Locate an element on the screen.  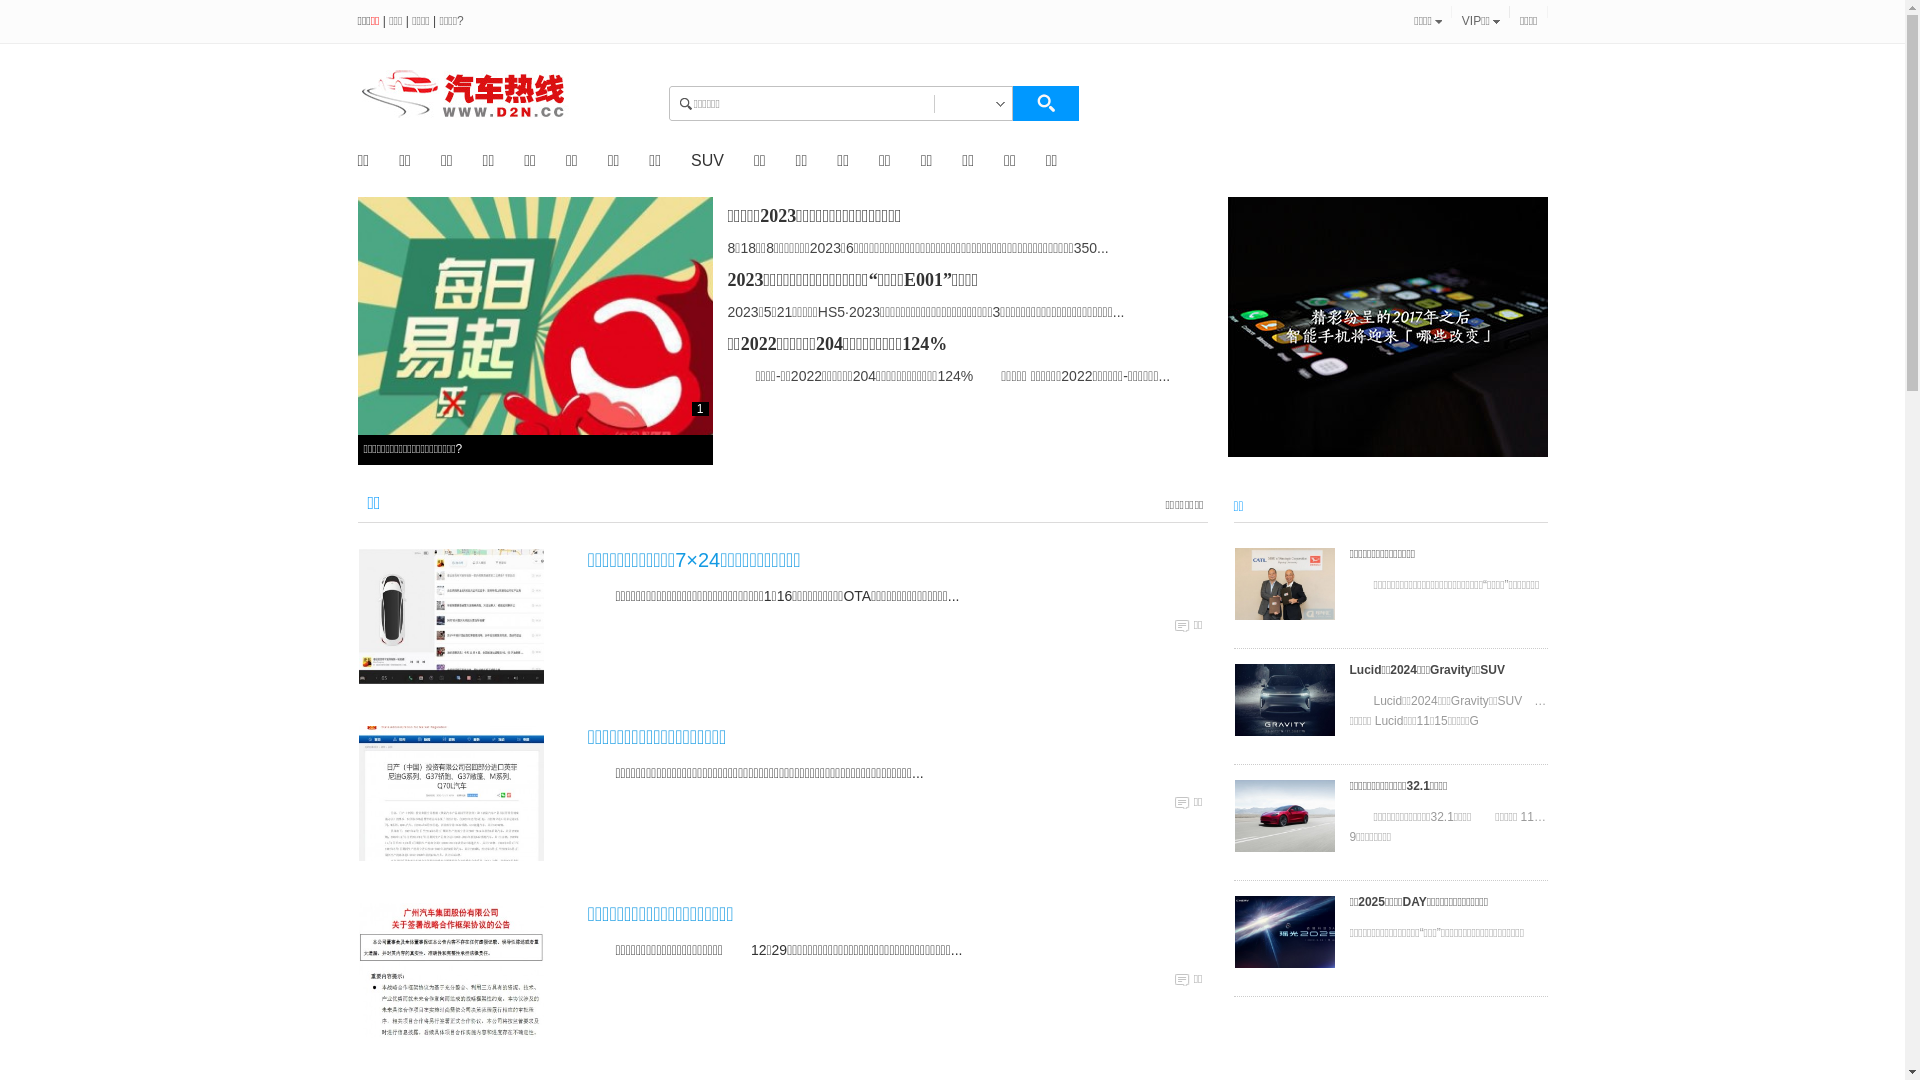
'SUV' is located at coordinates (707, 159).